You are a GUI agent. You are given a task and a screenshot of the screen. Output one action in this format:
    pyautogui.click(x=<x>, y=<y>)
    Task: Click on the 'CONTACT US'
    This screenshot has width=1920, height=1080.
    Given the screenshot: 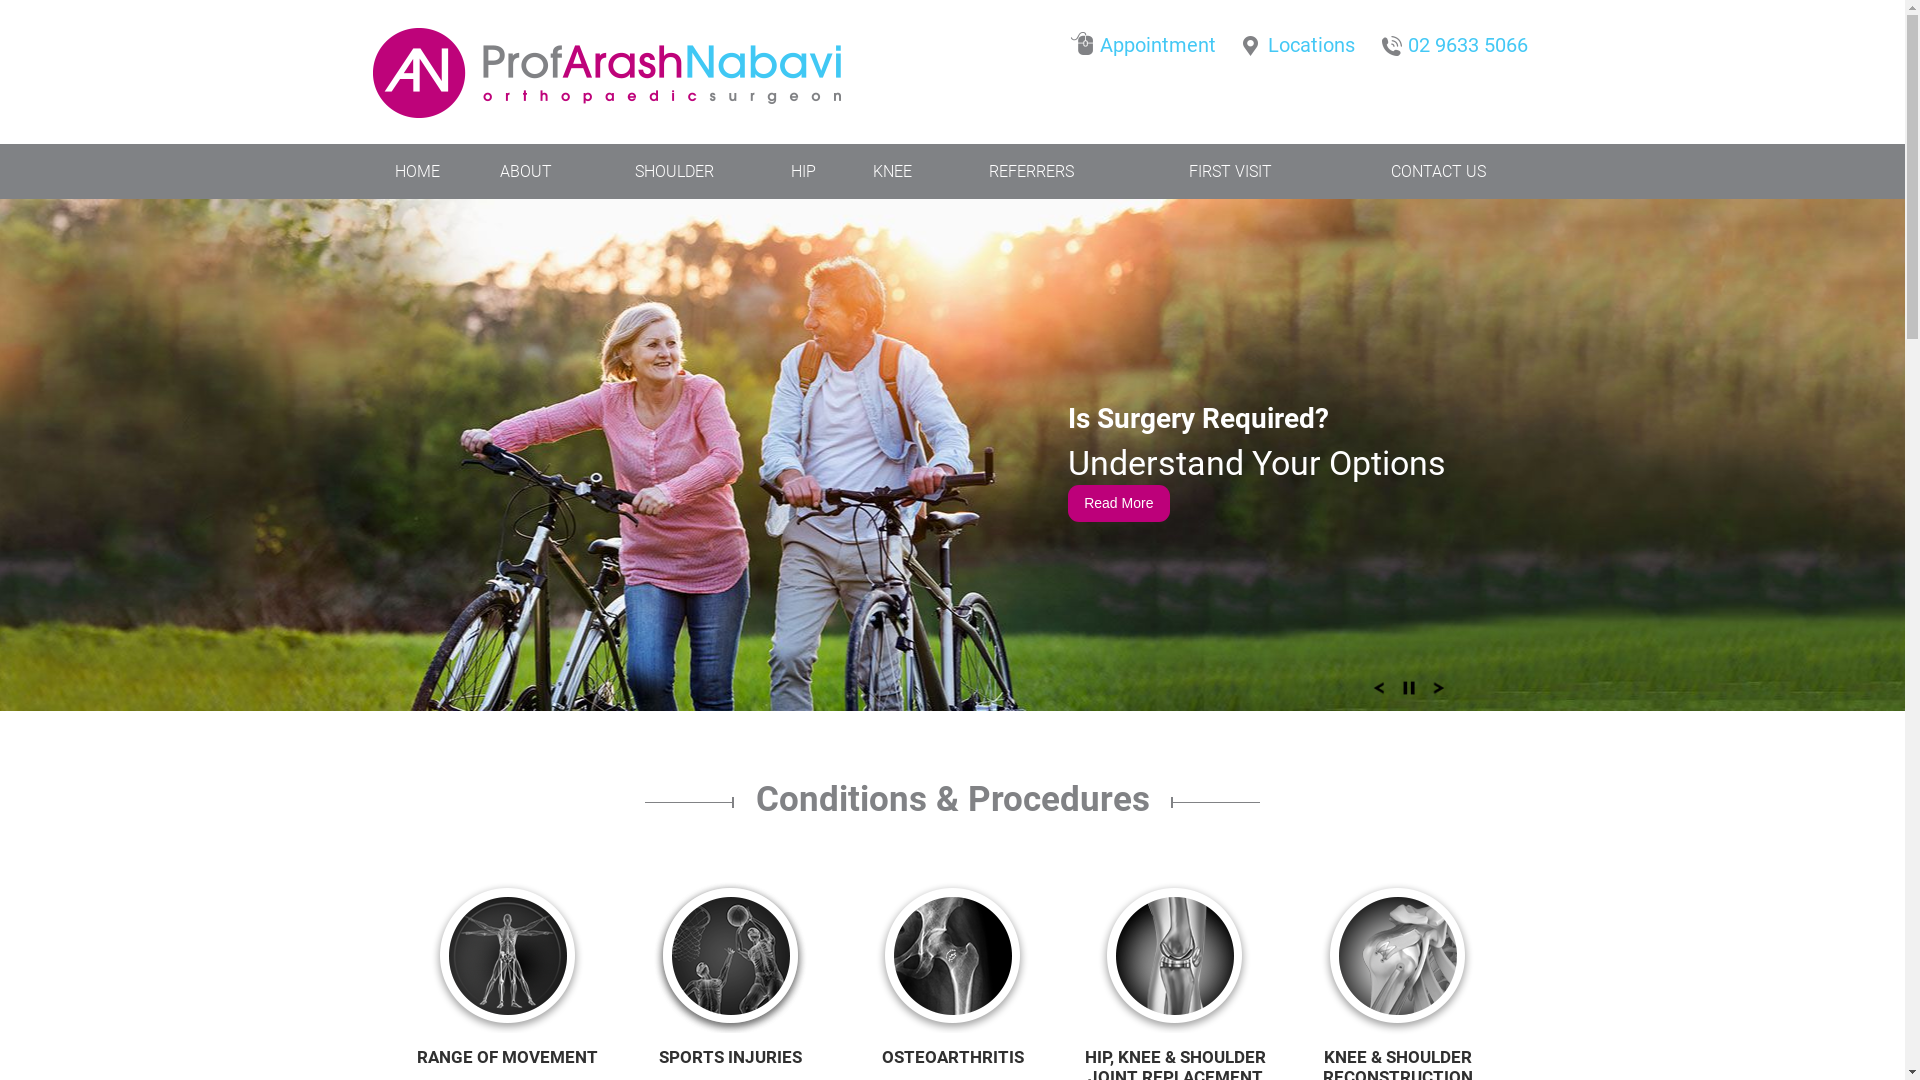 What is the action you would take?
    pyautogui.click(x=1437, y=170)
    